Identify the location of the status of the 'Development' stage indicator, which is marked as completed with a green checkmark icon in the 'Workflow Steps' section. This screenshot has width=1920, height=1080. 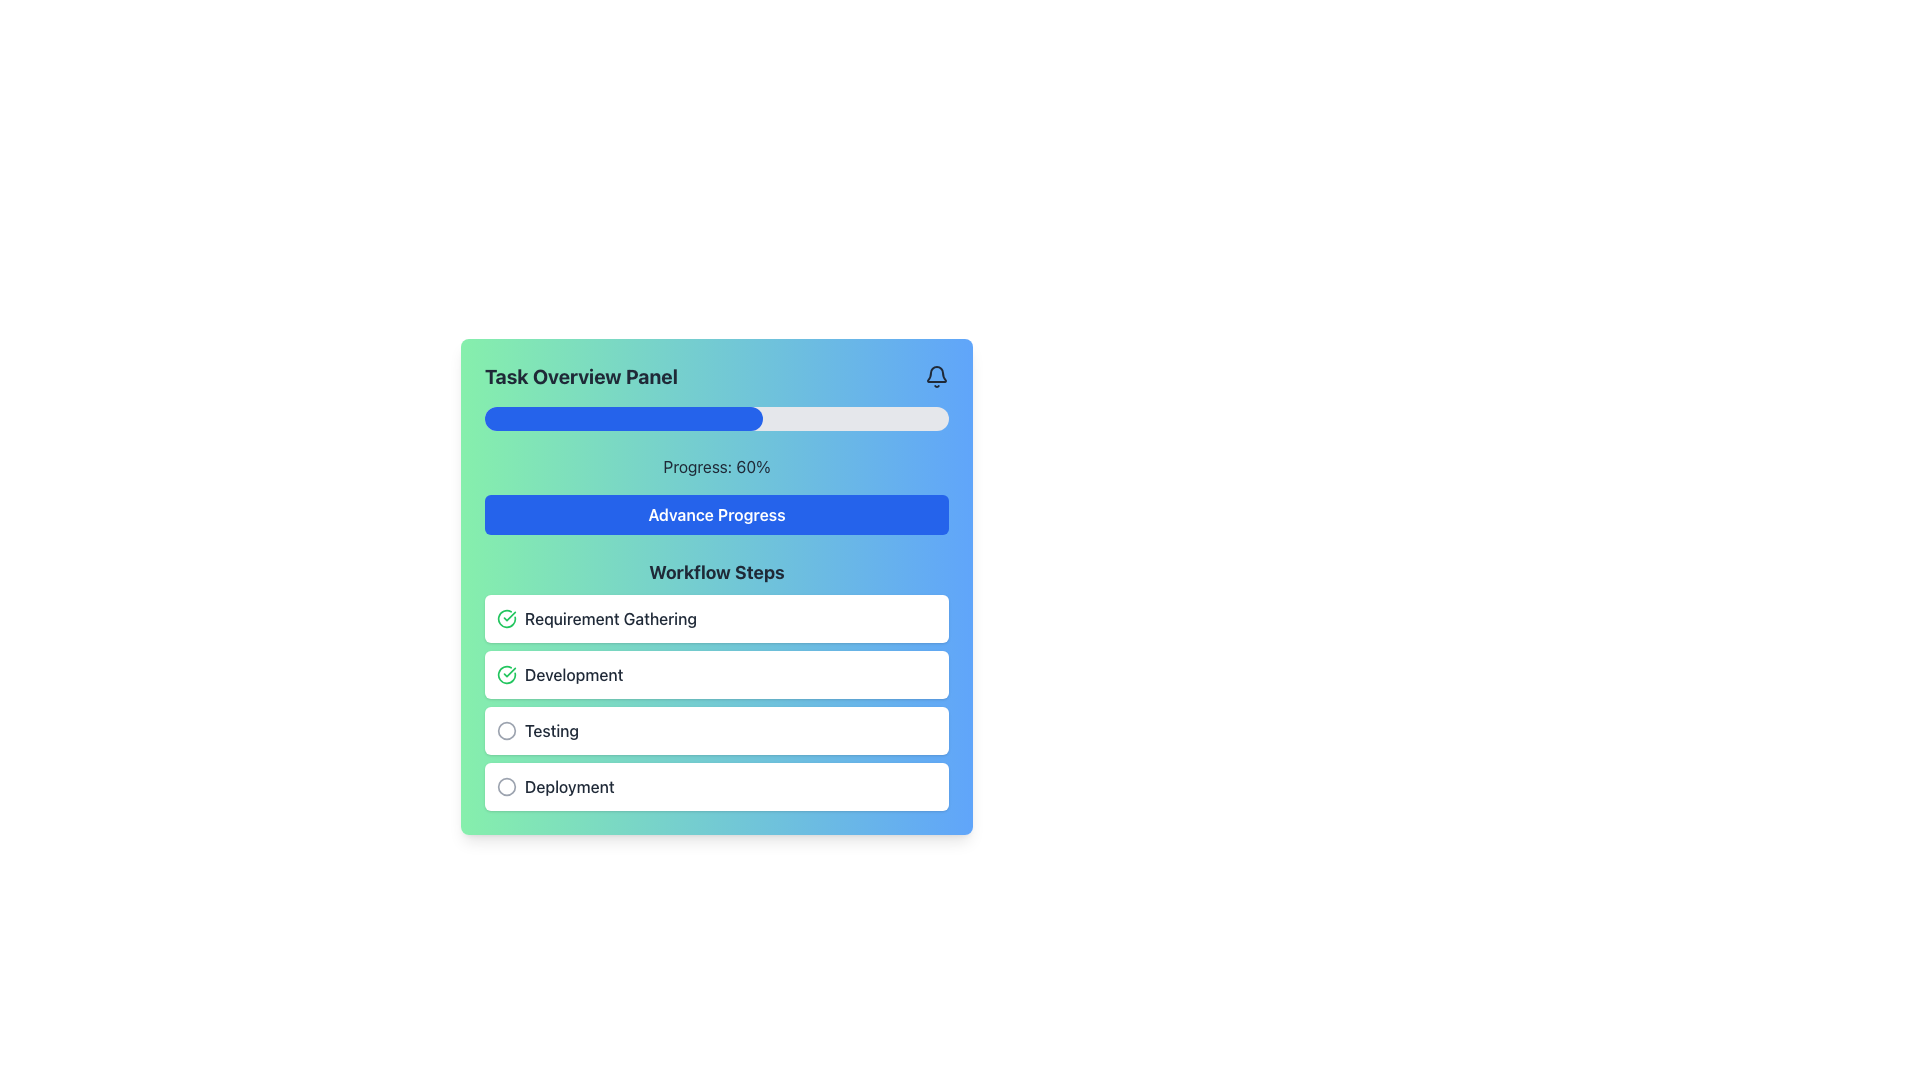
(716, 675).